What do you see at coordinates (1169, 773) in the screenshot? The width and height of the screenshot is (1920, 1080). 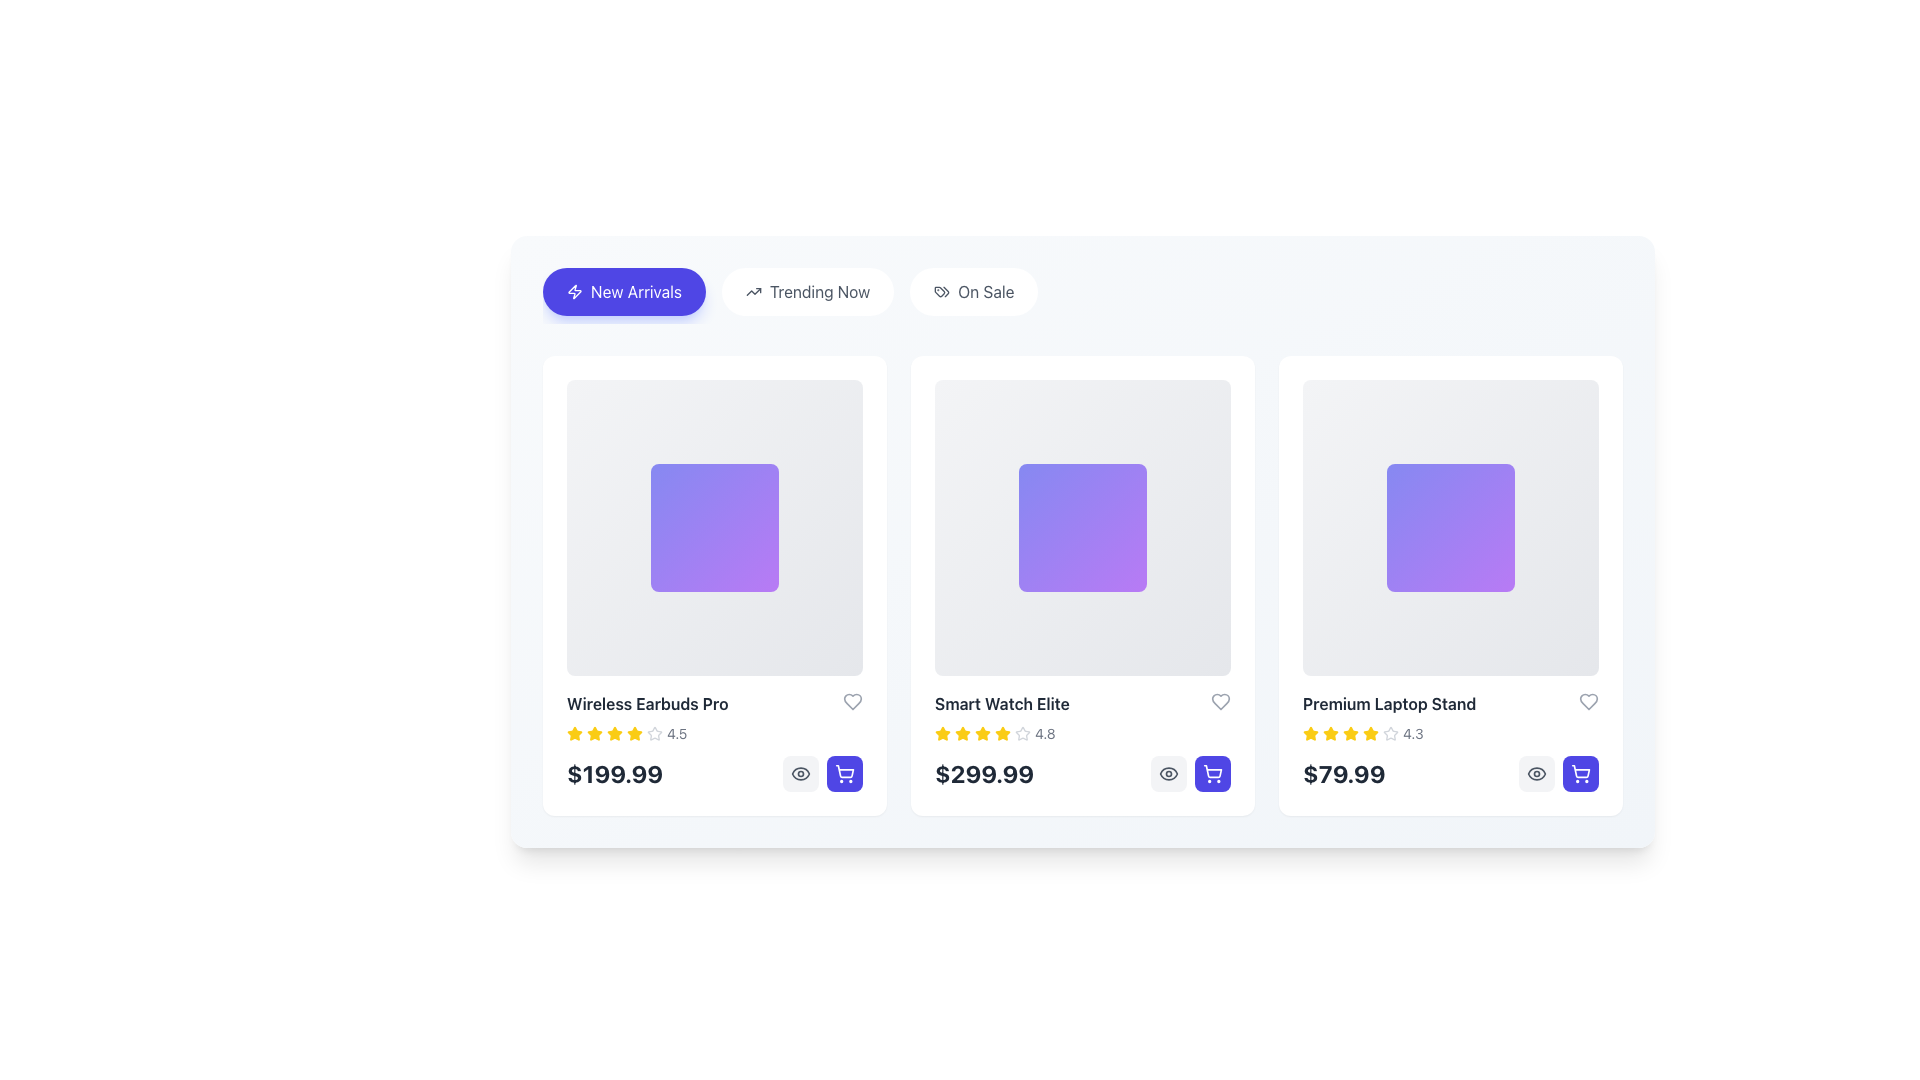 I see `the eye-shaped icon button located in the lower right corner of the 'Premium Laptop Stand' product card` at bounding box center [1169, 773].